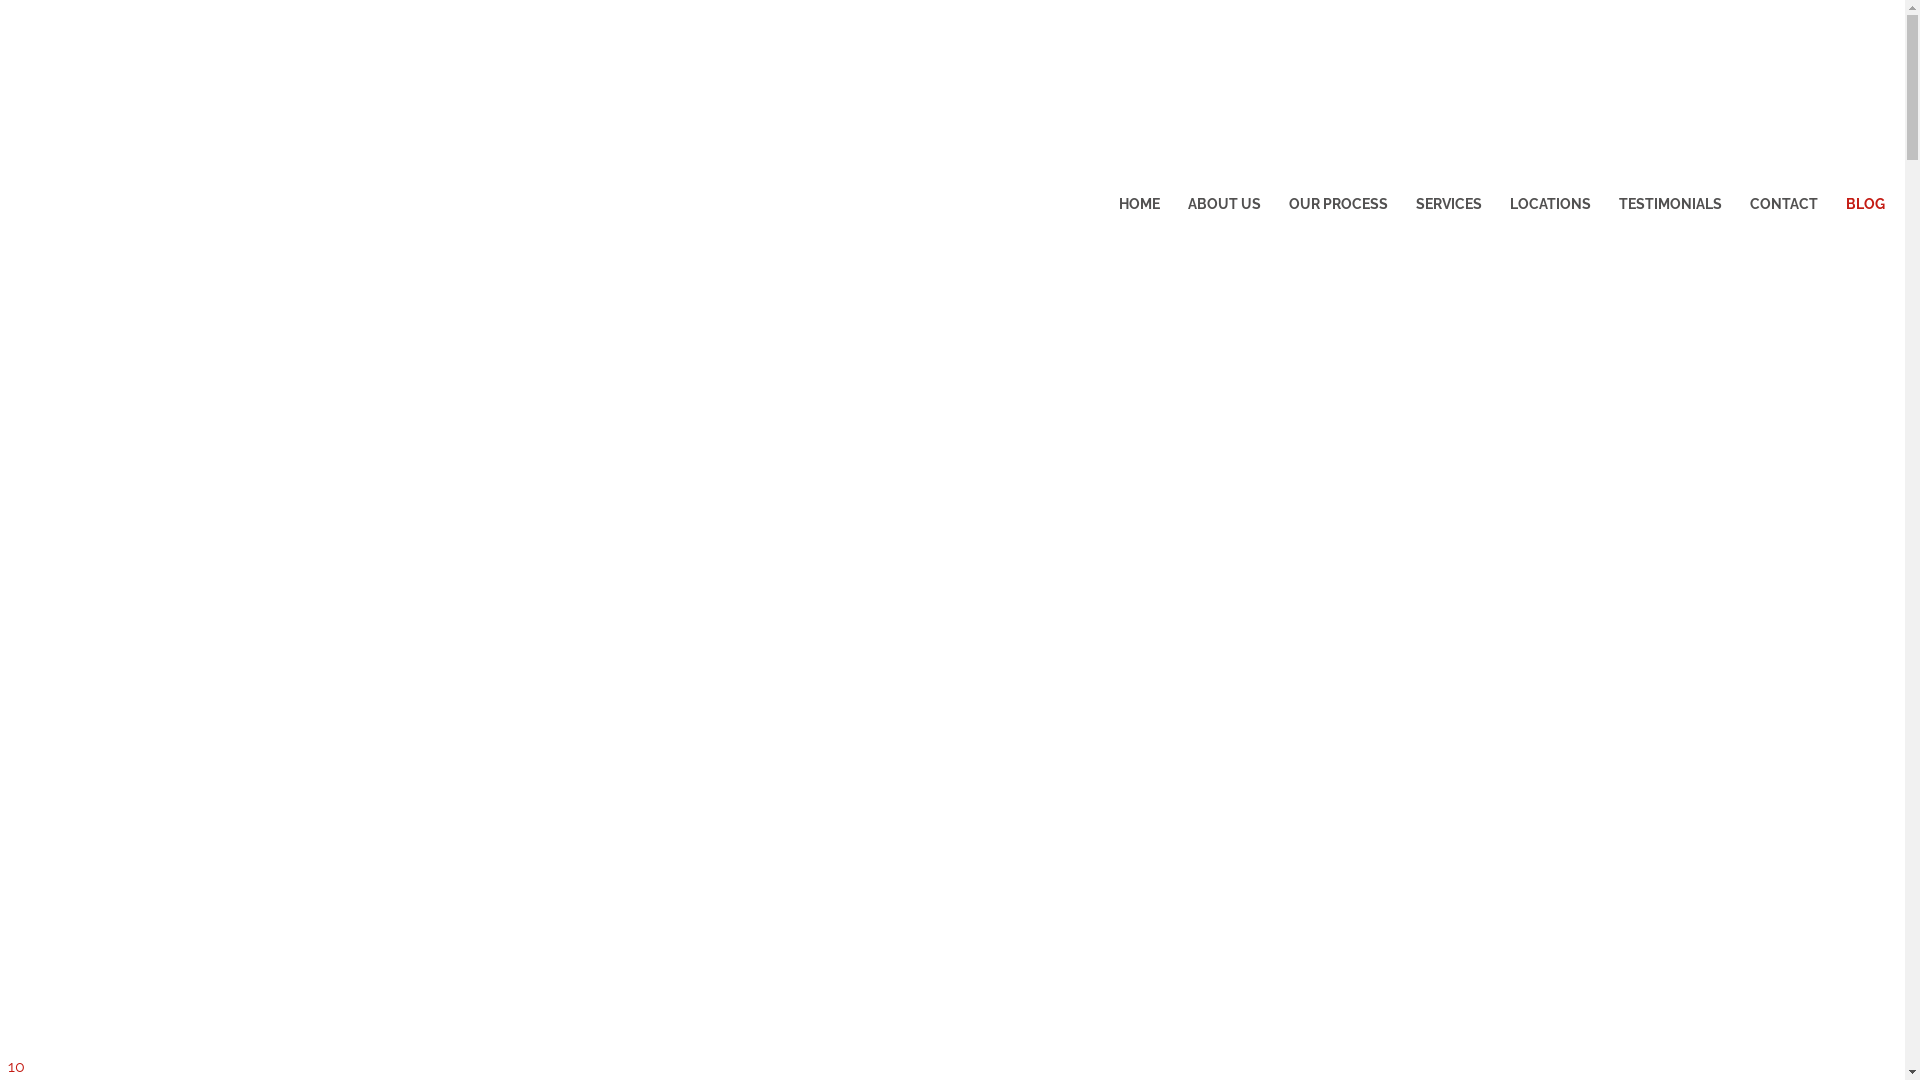 The width and height of the screenshot is (1920, 1080). What do you see at coordinates (1176, 204) in the screenshot?
I see `'ABOUT US'` at bounding box center [1176, 204].